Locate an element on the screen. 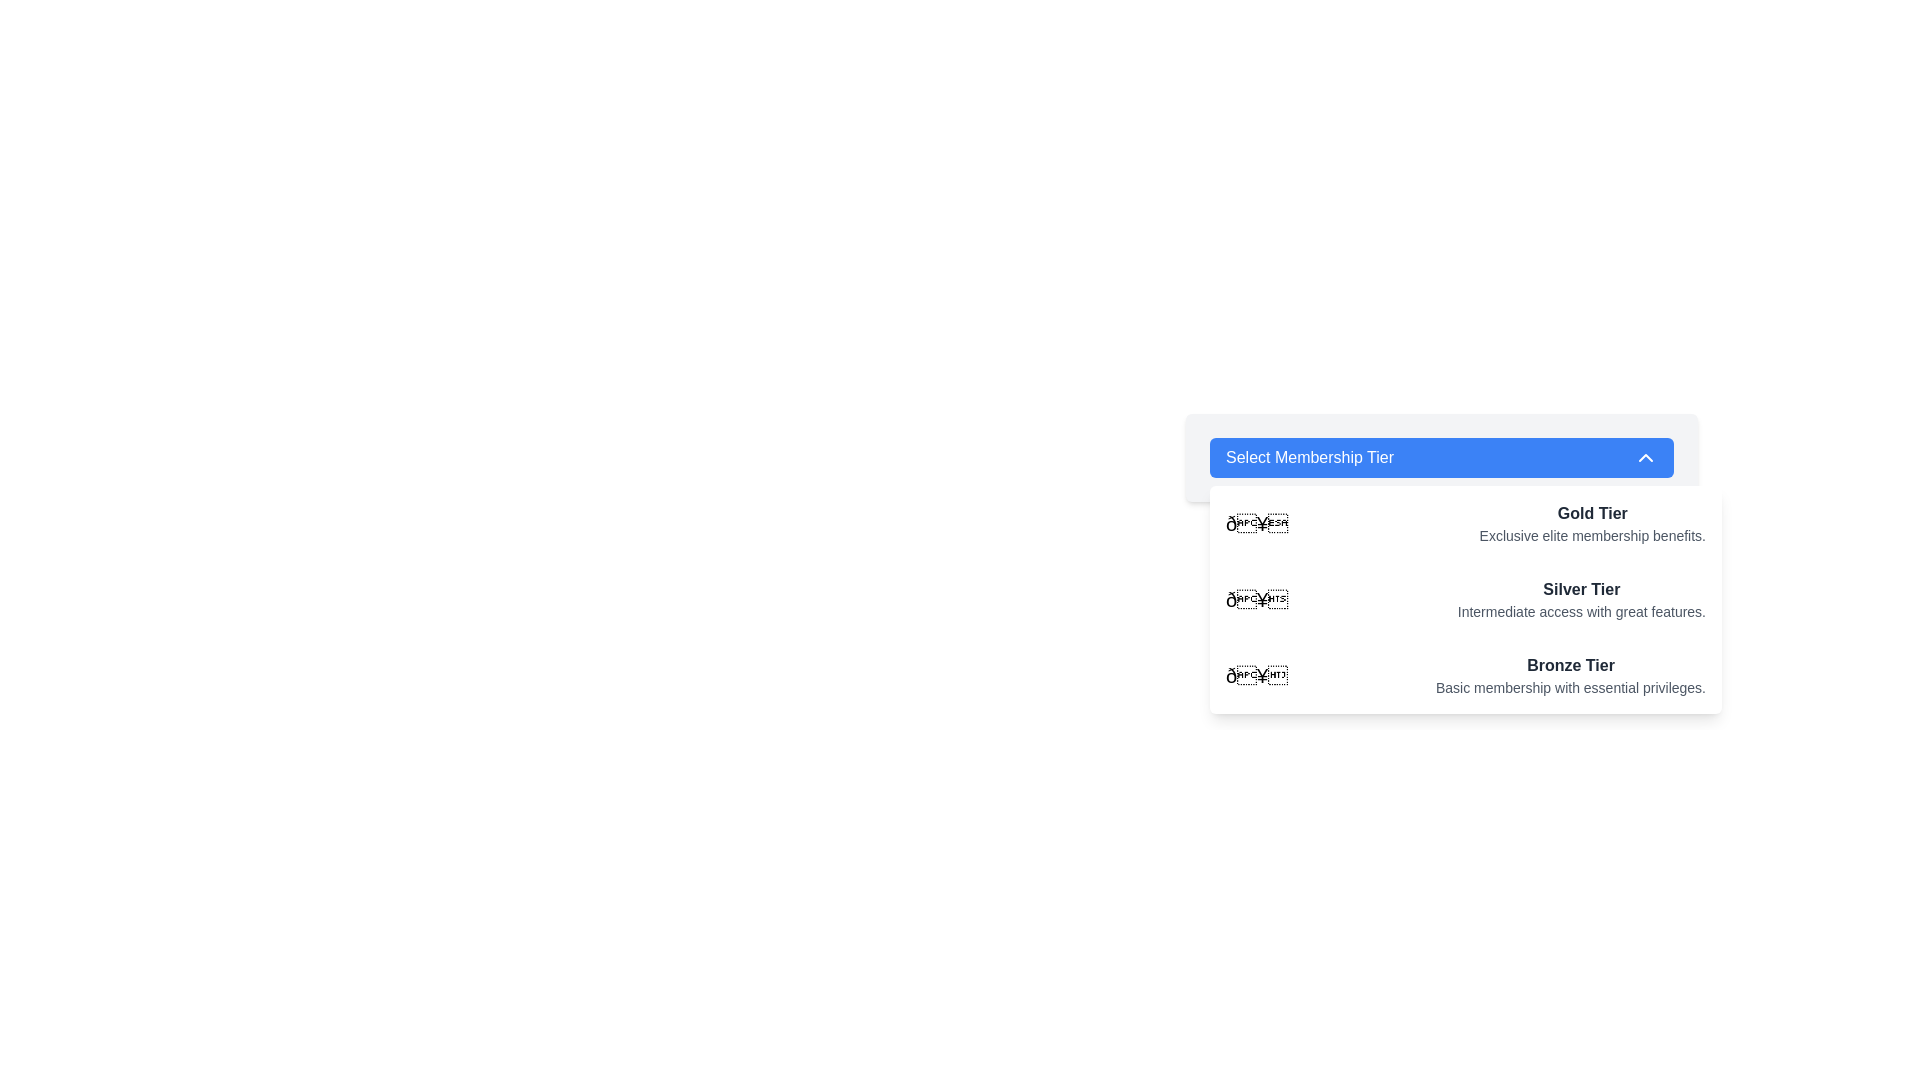  the Interactive list item labeled 'Bronze Tier' which features a small image on the left and a bold title with a description, positioned below the 'Gold Tier' and 'Silver Tier' options is located at coordinates (1465, 675).